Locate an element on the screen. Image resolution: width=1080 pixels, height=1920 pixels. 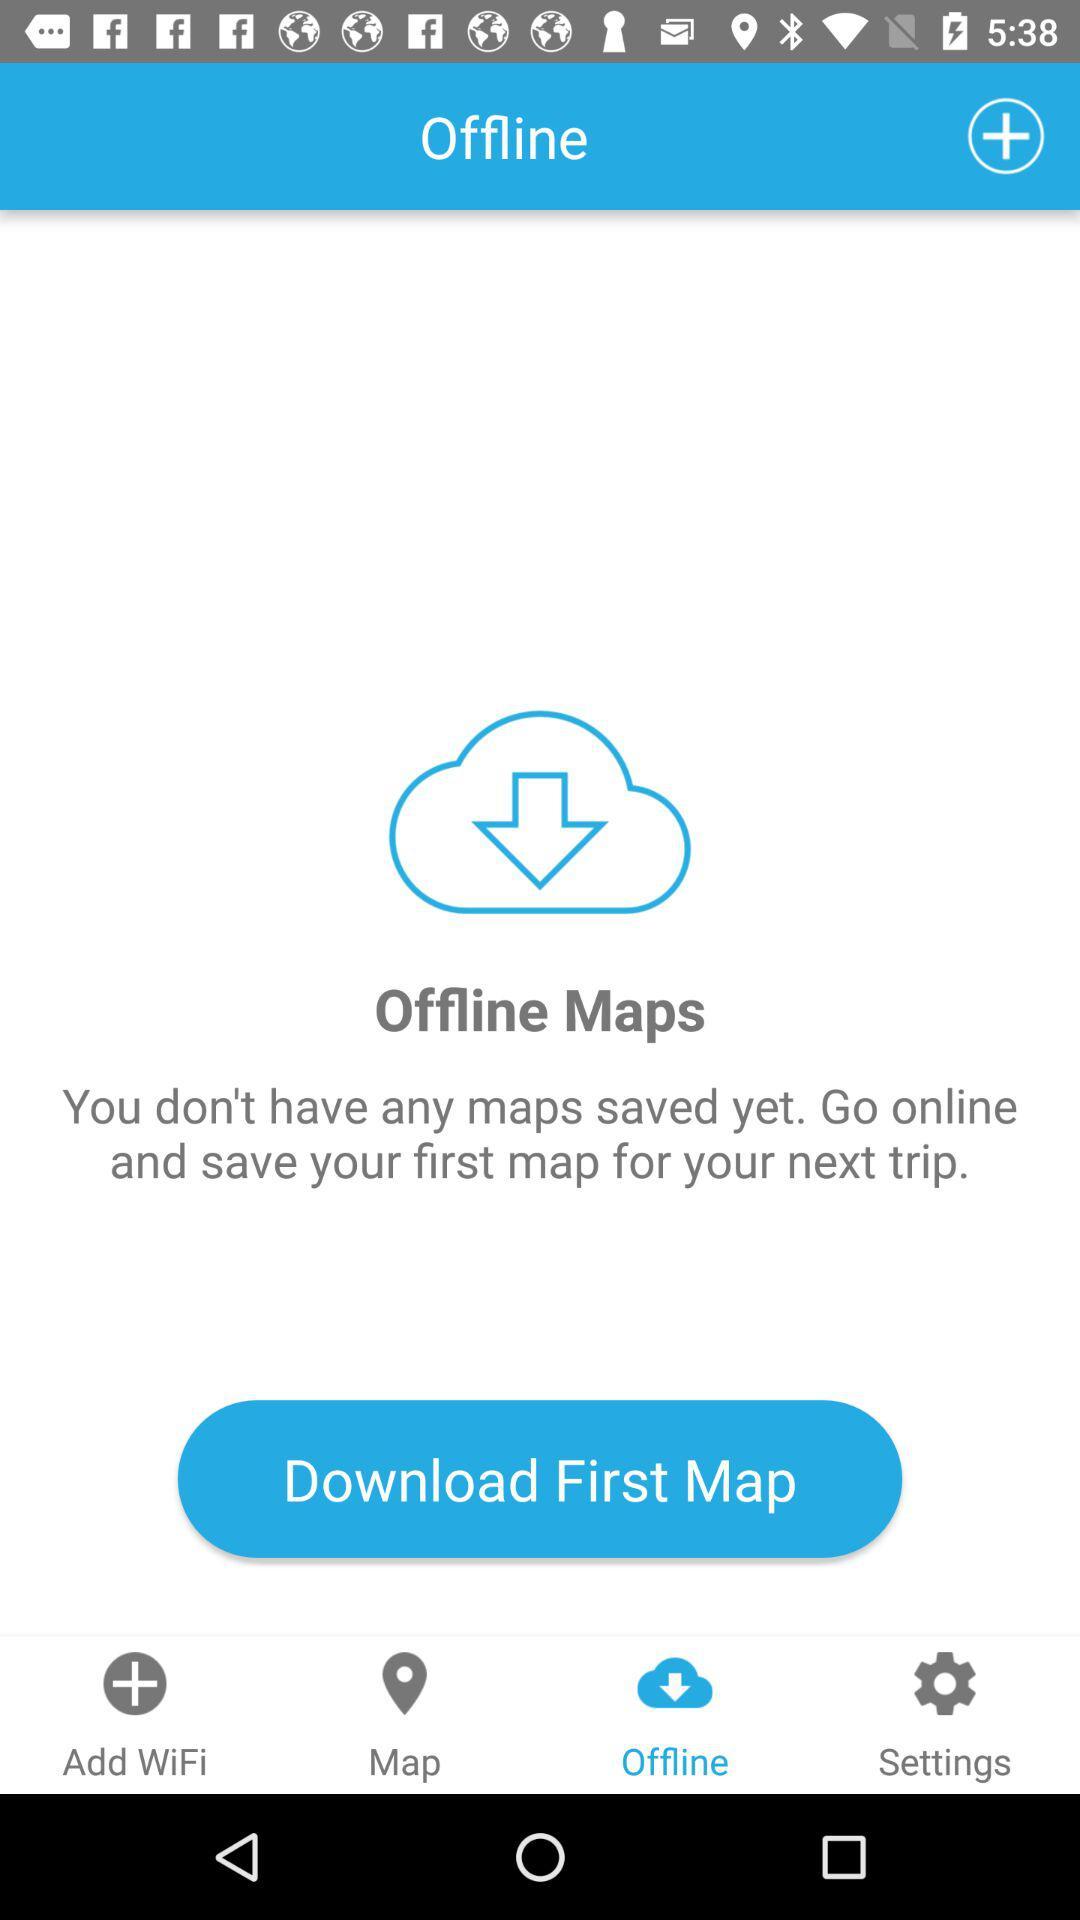
the icon next to offline item is located at coordinates (1006, 135).